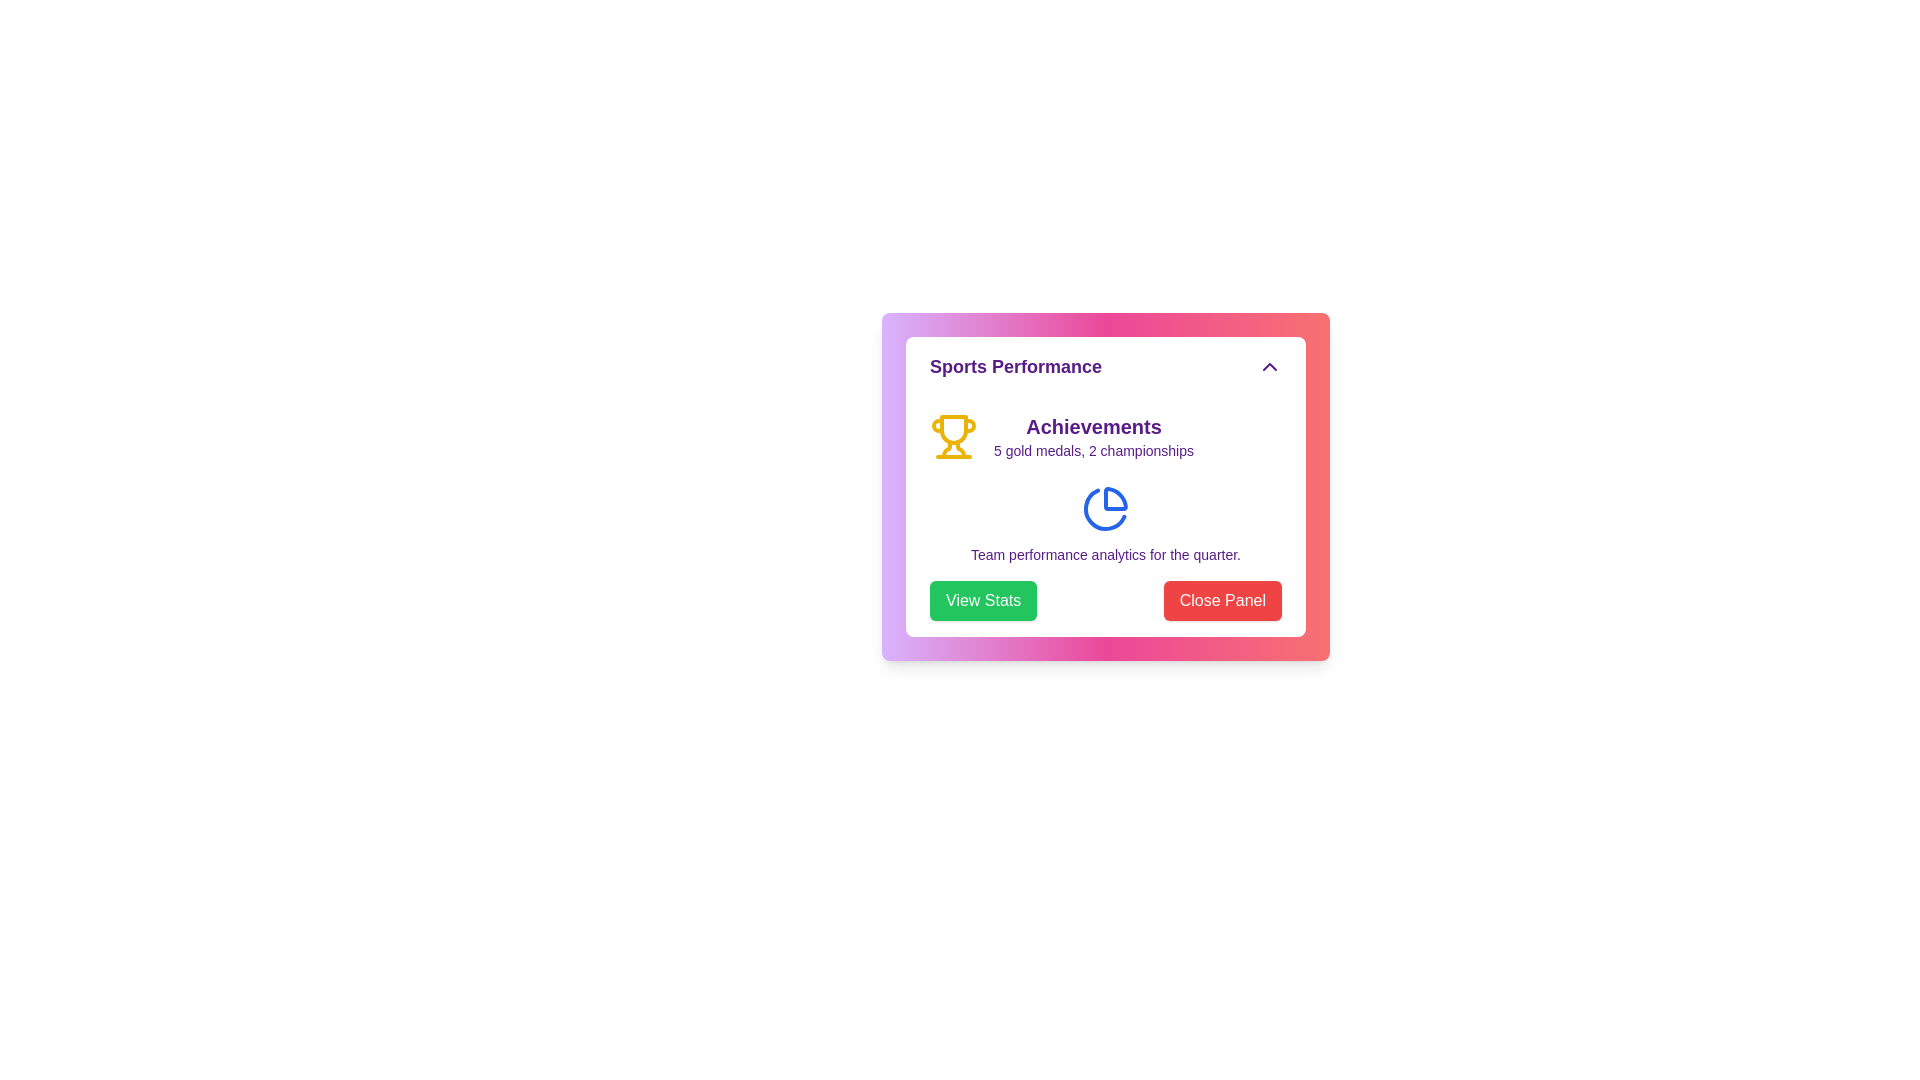  What do you see at coordinates (983, 600) in the screenshot?
I see `the leftmost button at the bottom of the panel` at bounding box center [983, 600].